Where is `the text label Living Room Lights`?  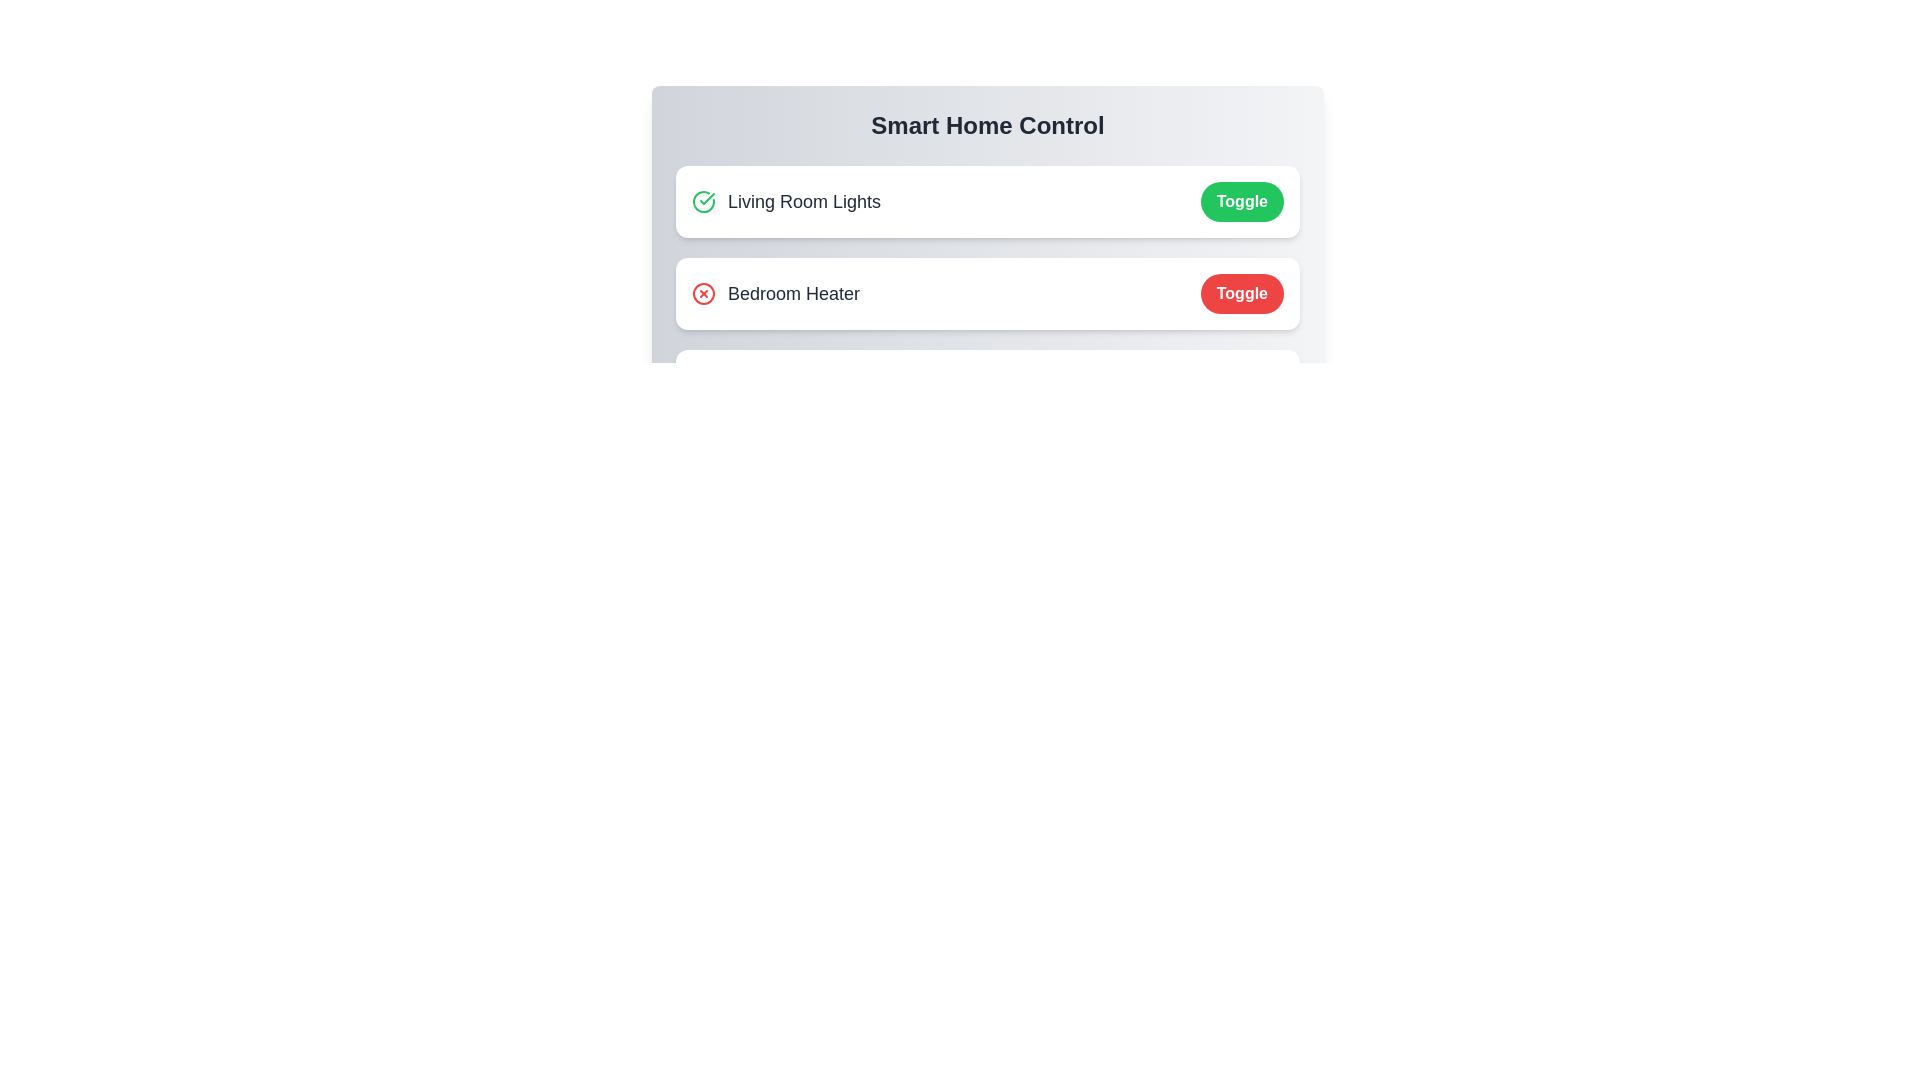 the text label Living Room Lights is located at coordinates (785, 201).